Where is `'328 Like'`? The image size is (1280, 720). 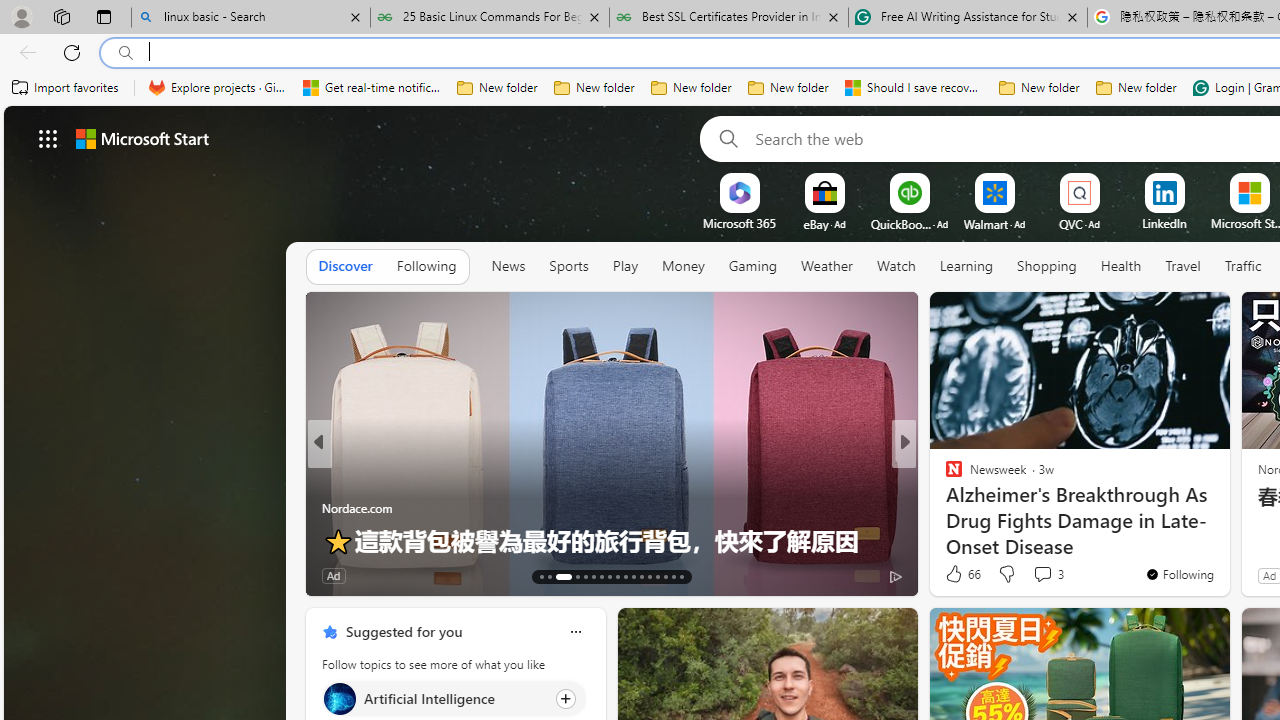
'328 Like' is located at coordinates (958, 575).